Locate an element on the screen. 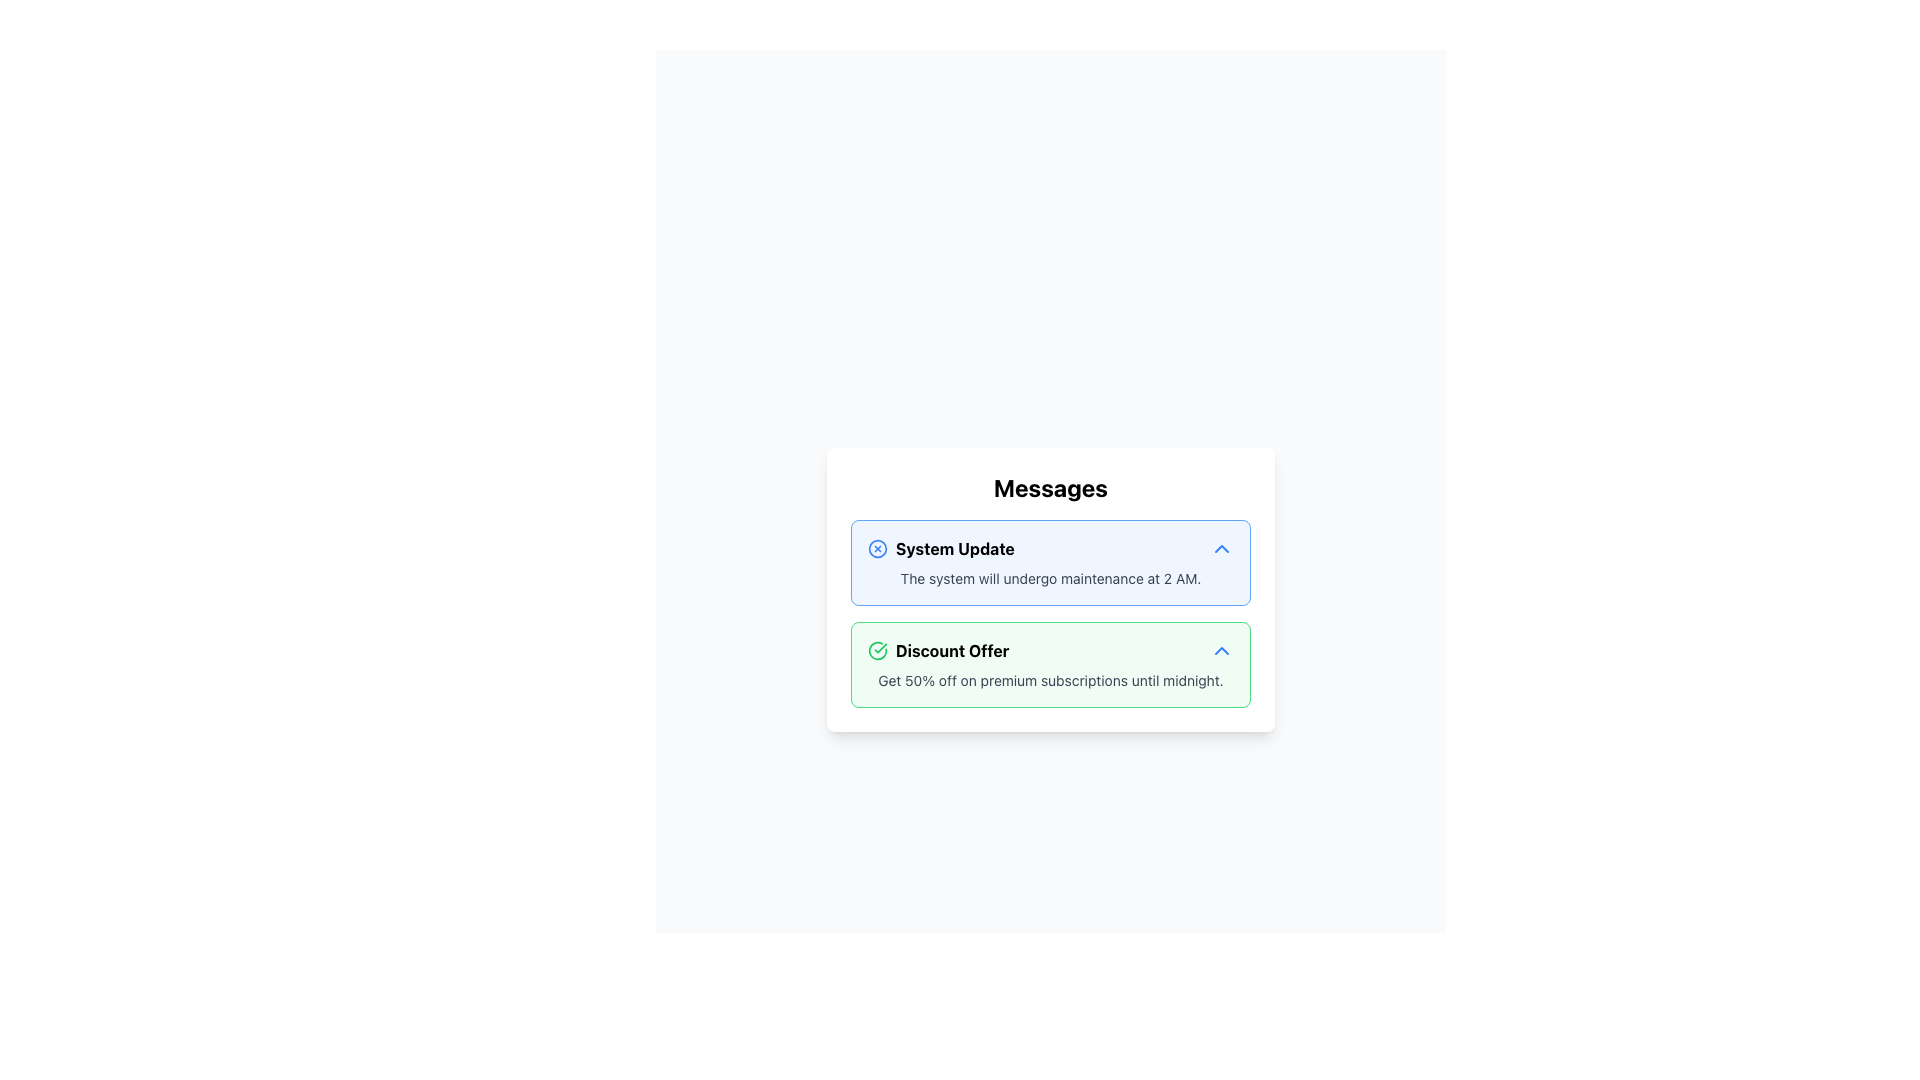 The width and height of the screenshot is (1920, 1080). the associated icons is located at coordinates (1050, 548).